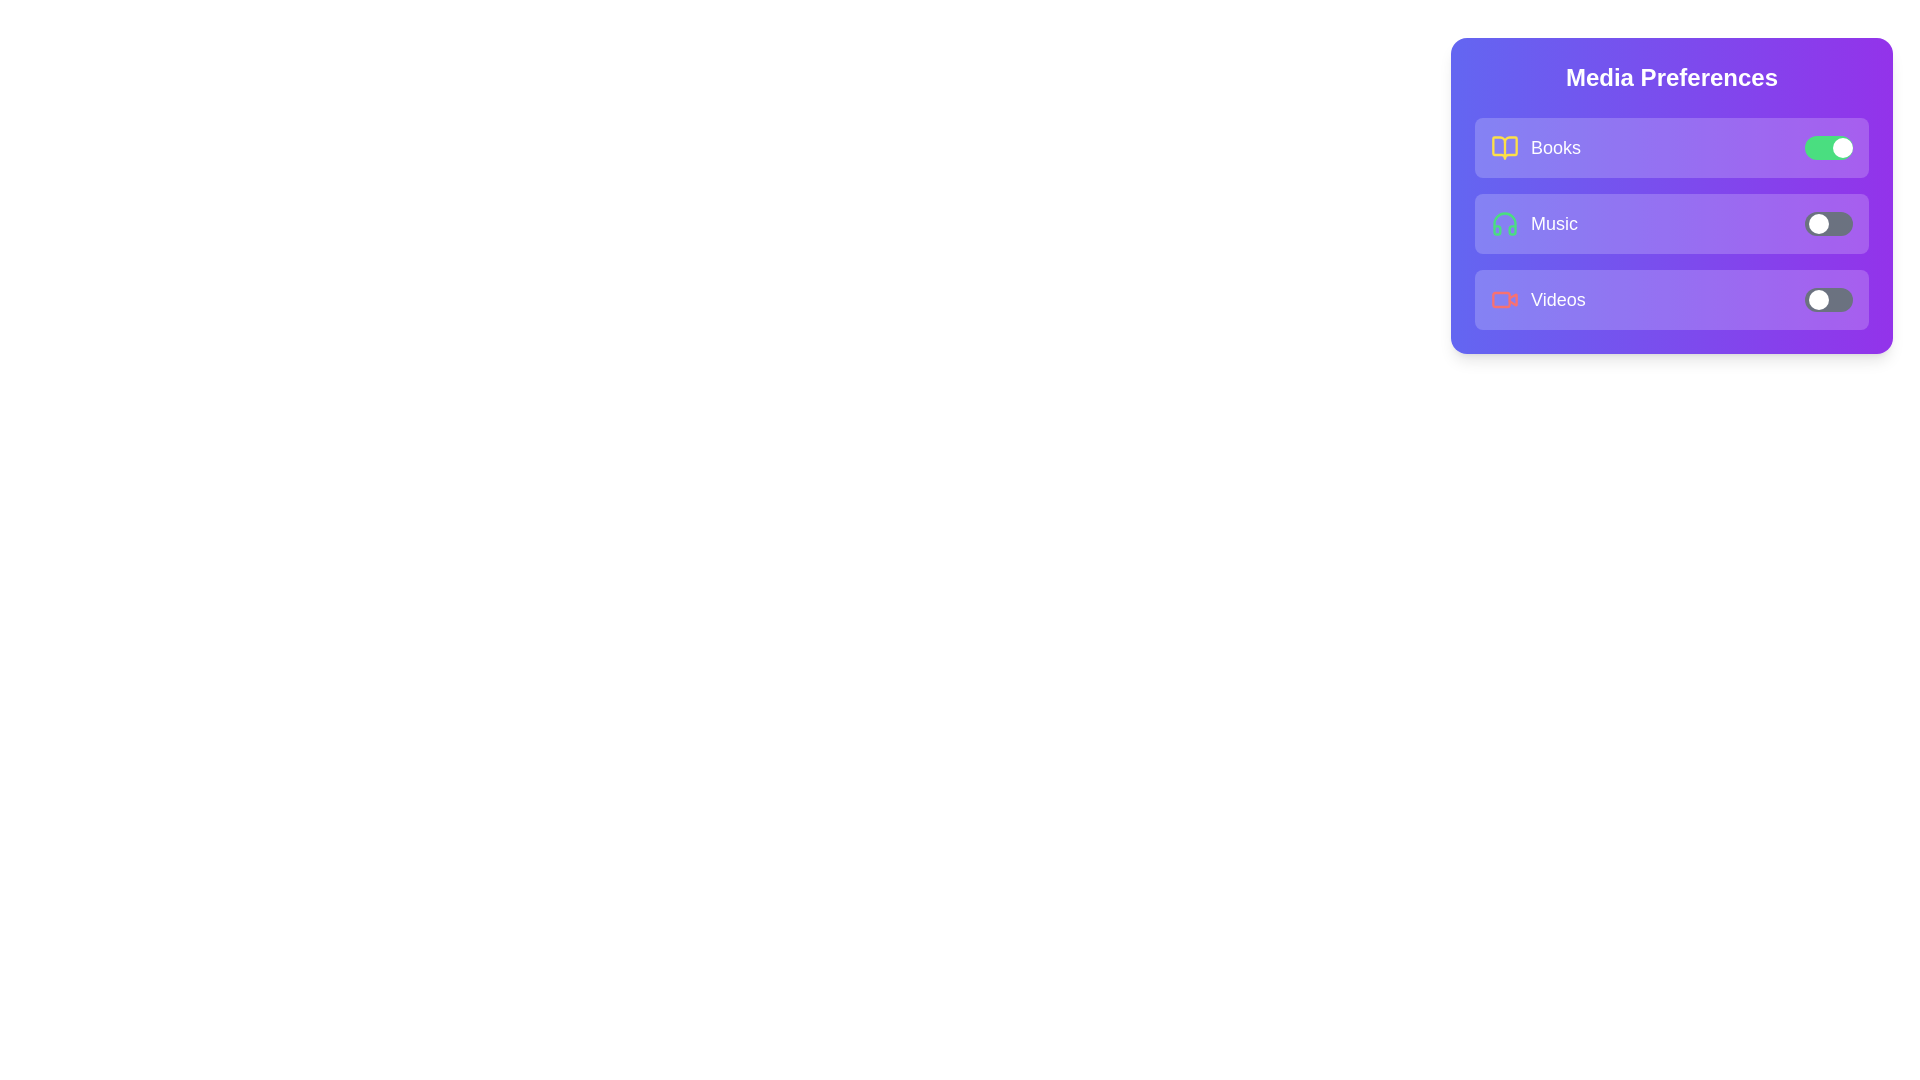 This screenshot has width=1920, height=1080. What do you see at coordinates (1842, 146) in the screenshot?
I see `the circular toggle thumb of the sliding switch in the 'Media Preferences' panel under the 'Books' preference` at bounding box center [1842, 146].